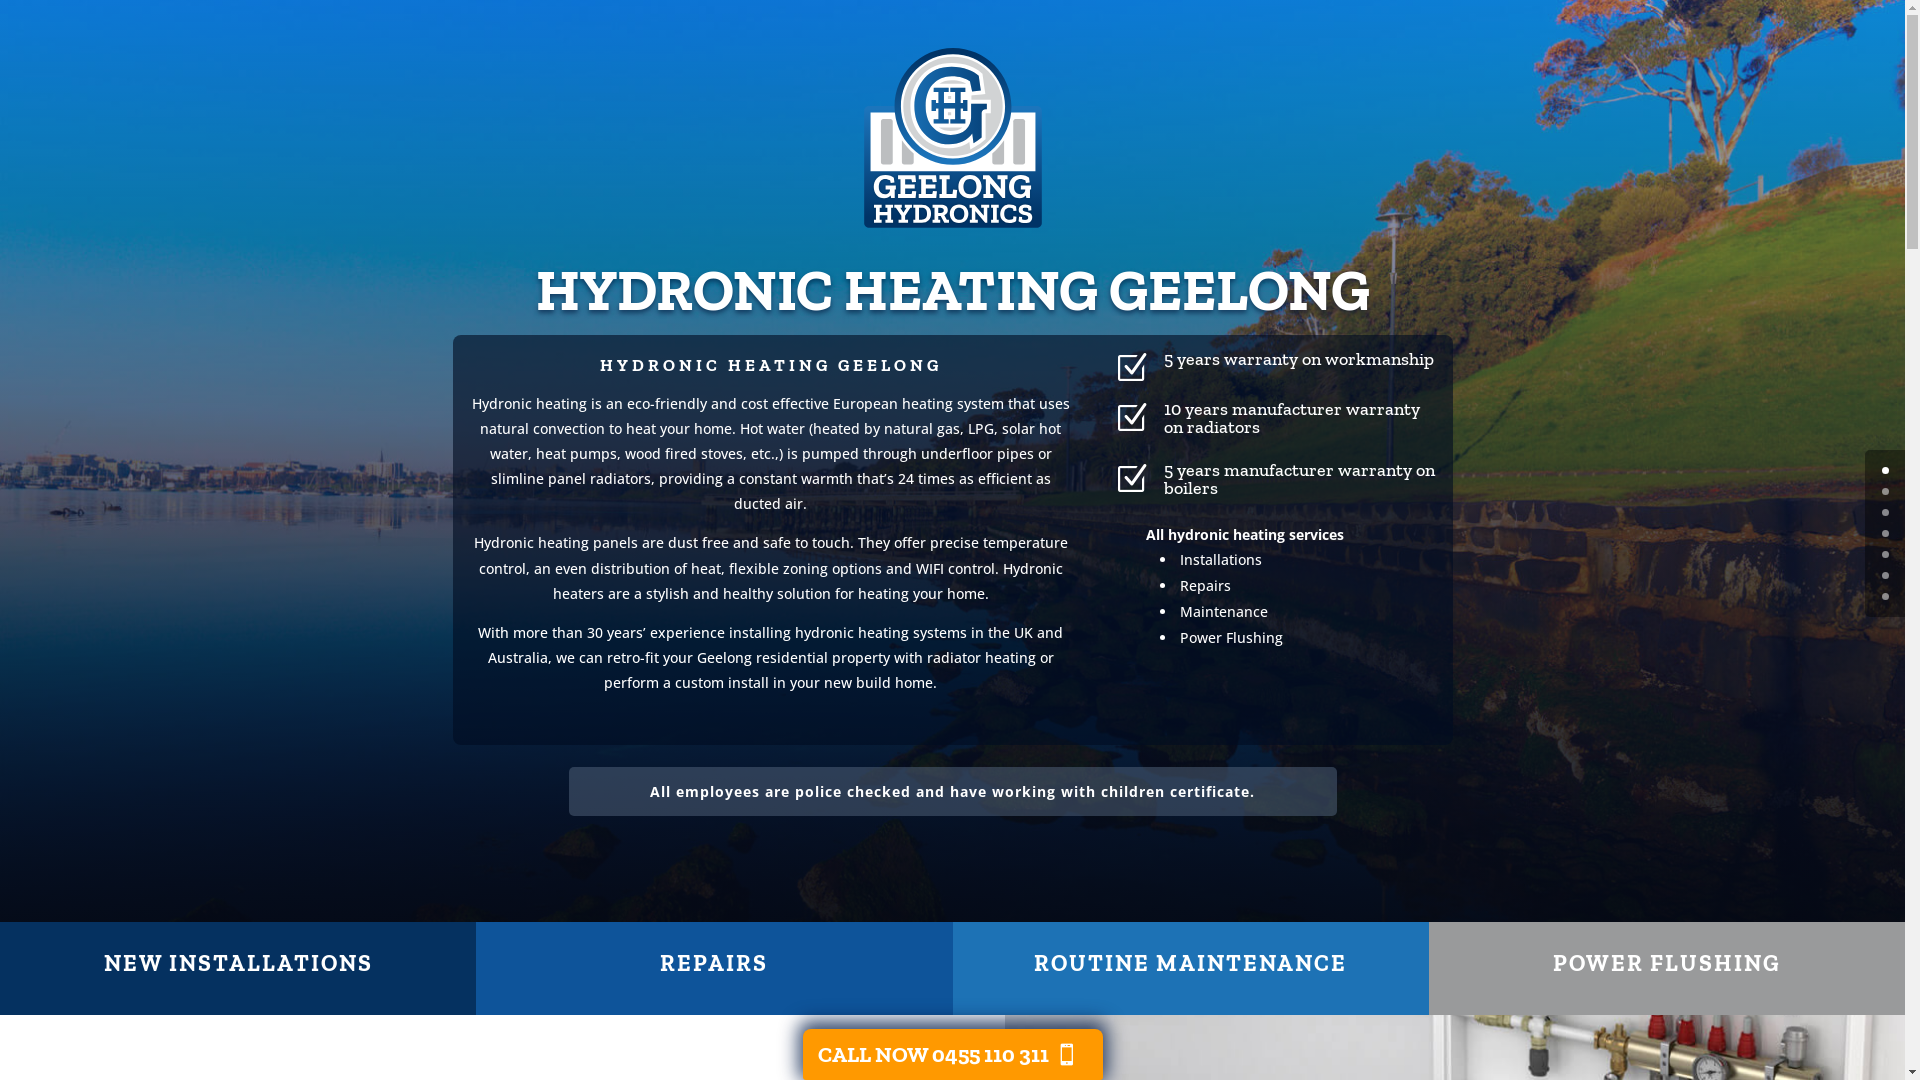 This screenshot has width=1920, height=1080. Describe the element at coordinates (1880, 532) in the screenshot. I see `'3'` at that location.